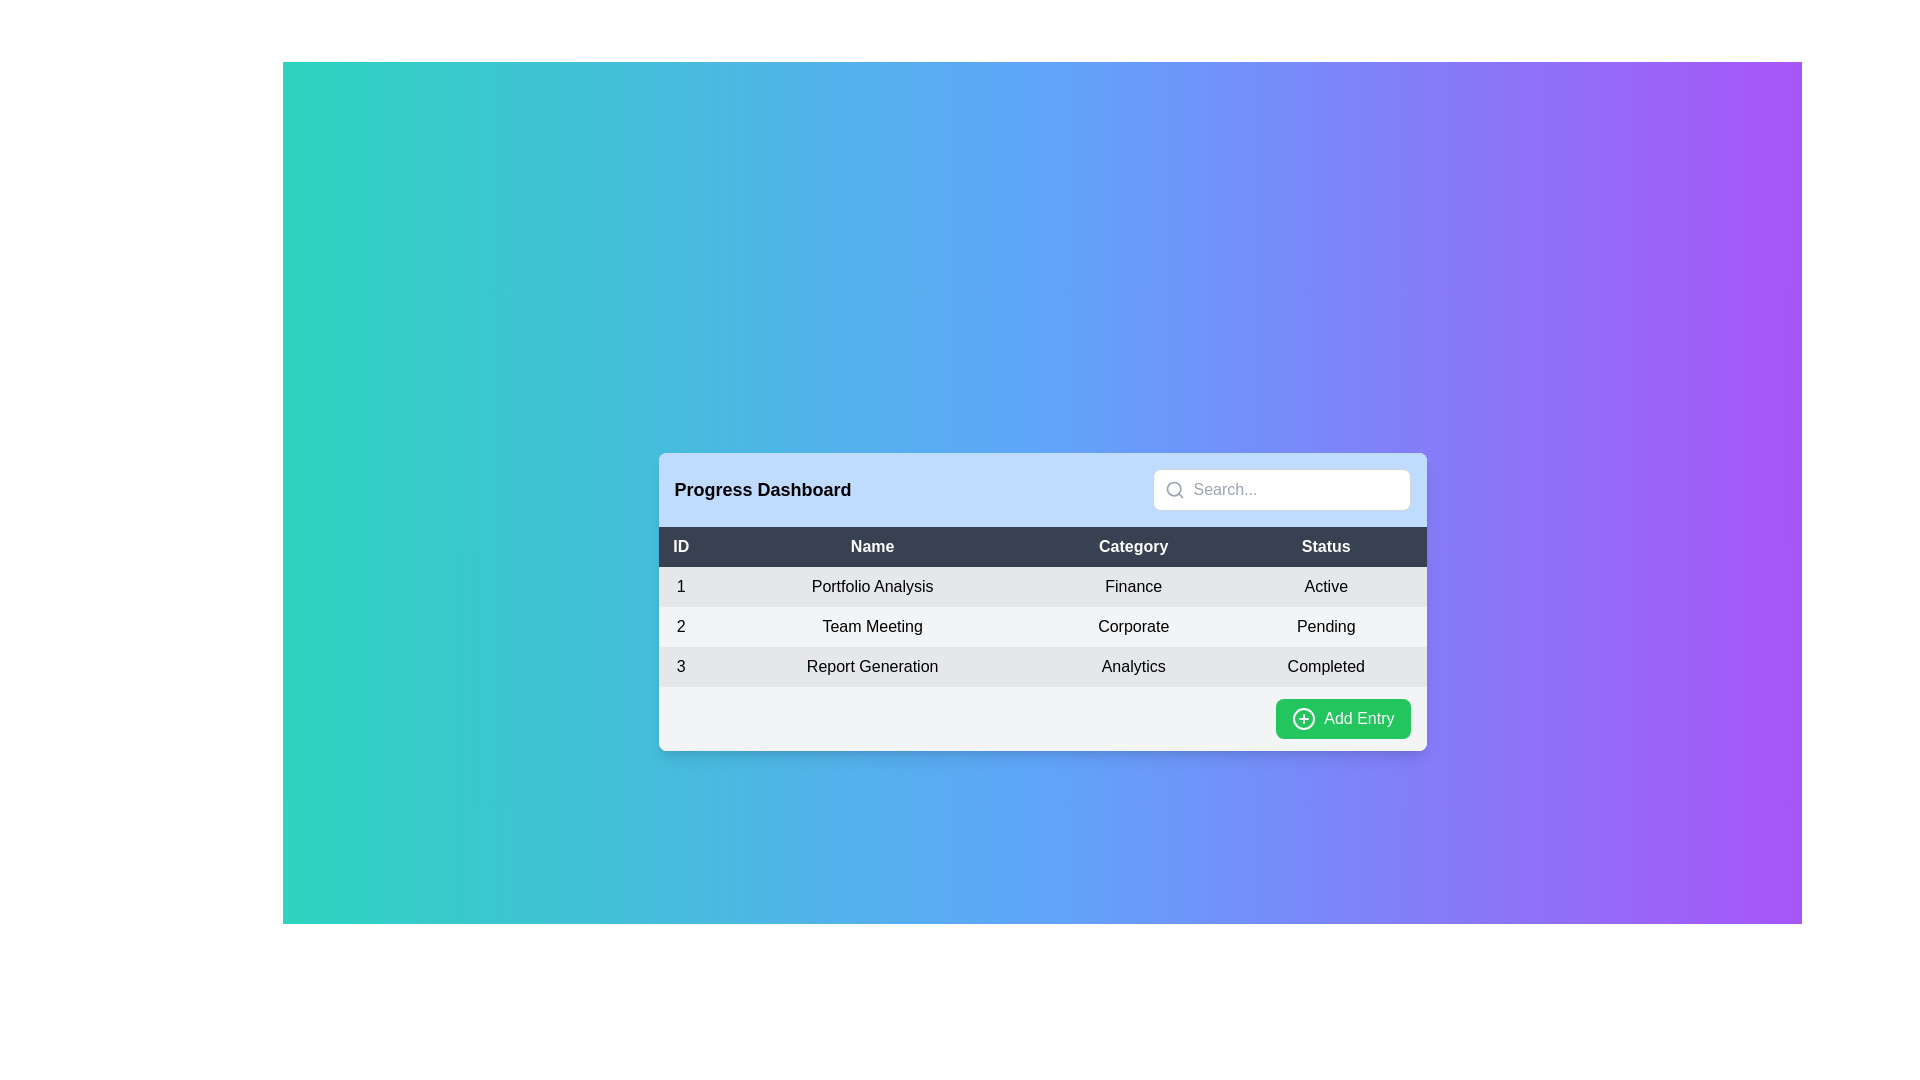  What do you see at coordinates (681, 585) in the screenshot?
I see `the table cell in the first row under the ID column of the 'Progress Dashboard' table, which is positioned to the left of the 'Portfolio Analysis' cell` at bounding box center [681, 585].